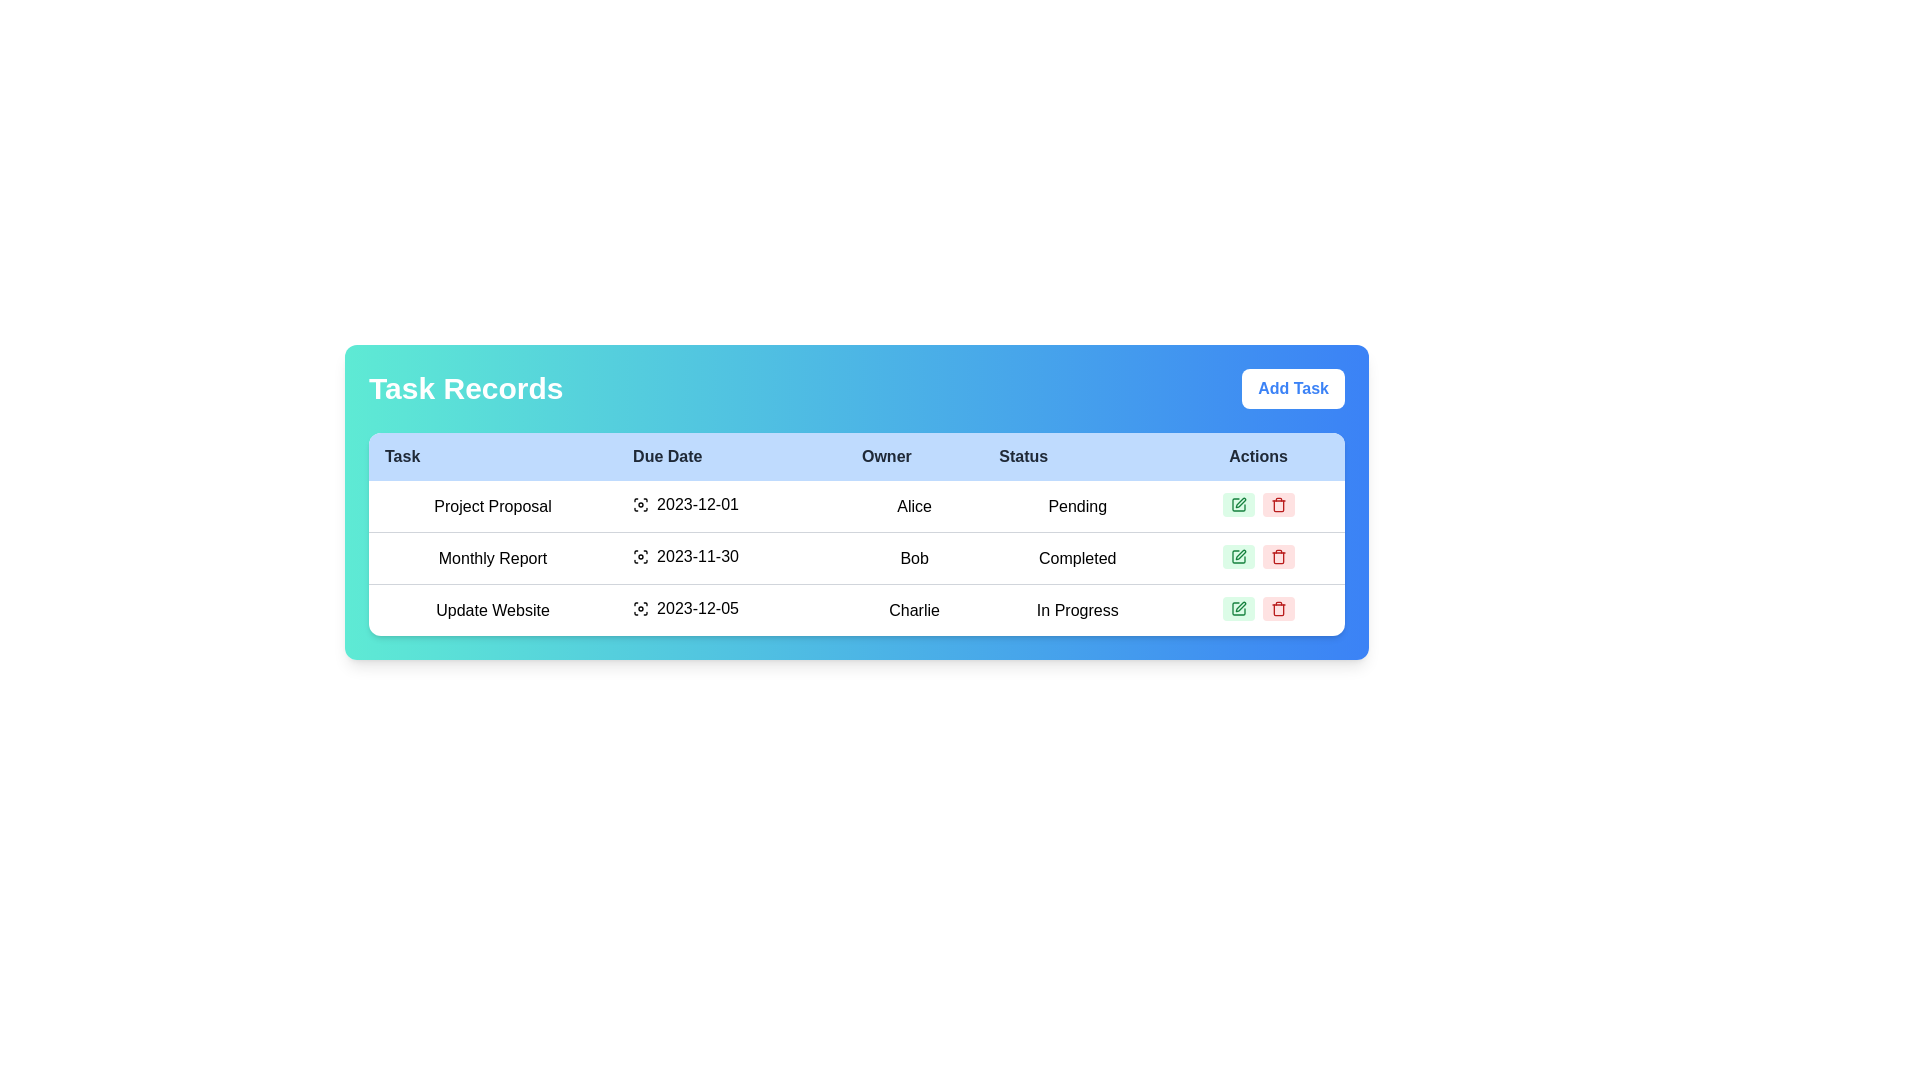 This screenshot has height=1080, width=1920. What do you see at coordinates (1237, 504) in the screenshot?
I see `the first button in the 'Actions' column of the first row in the table for the 'Project Proposal' task` at bounding box center [1237, 504].